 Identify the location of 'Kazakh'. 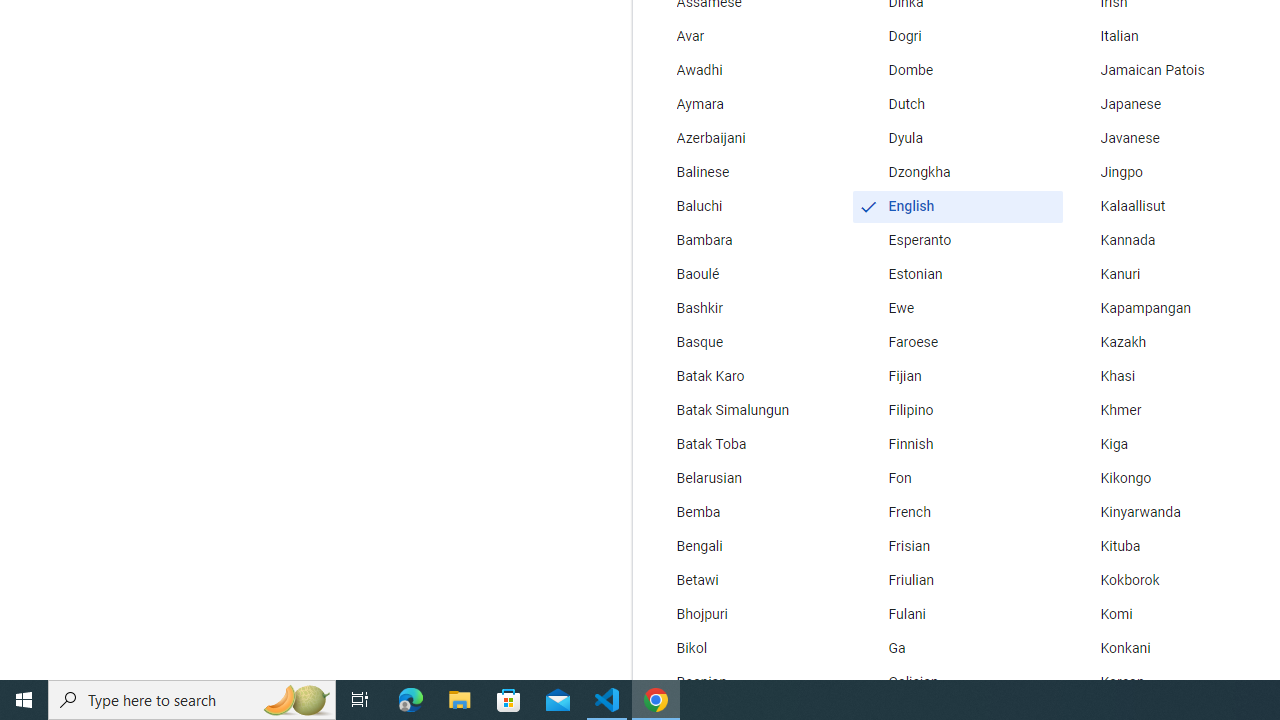
(1169, 342).